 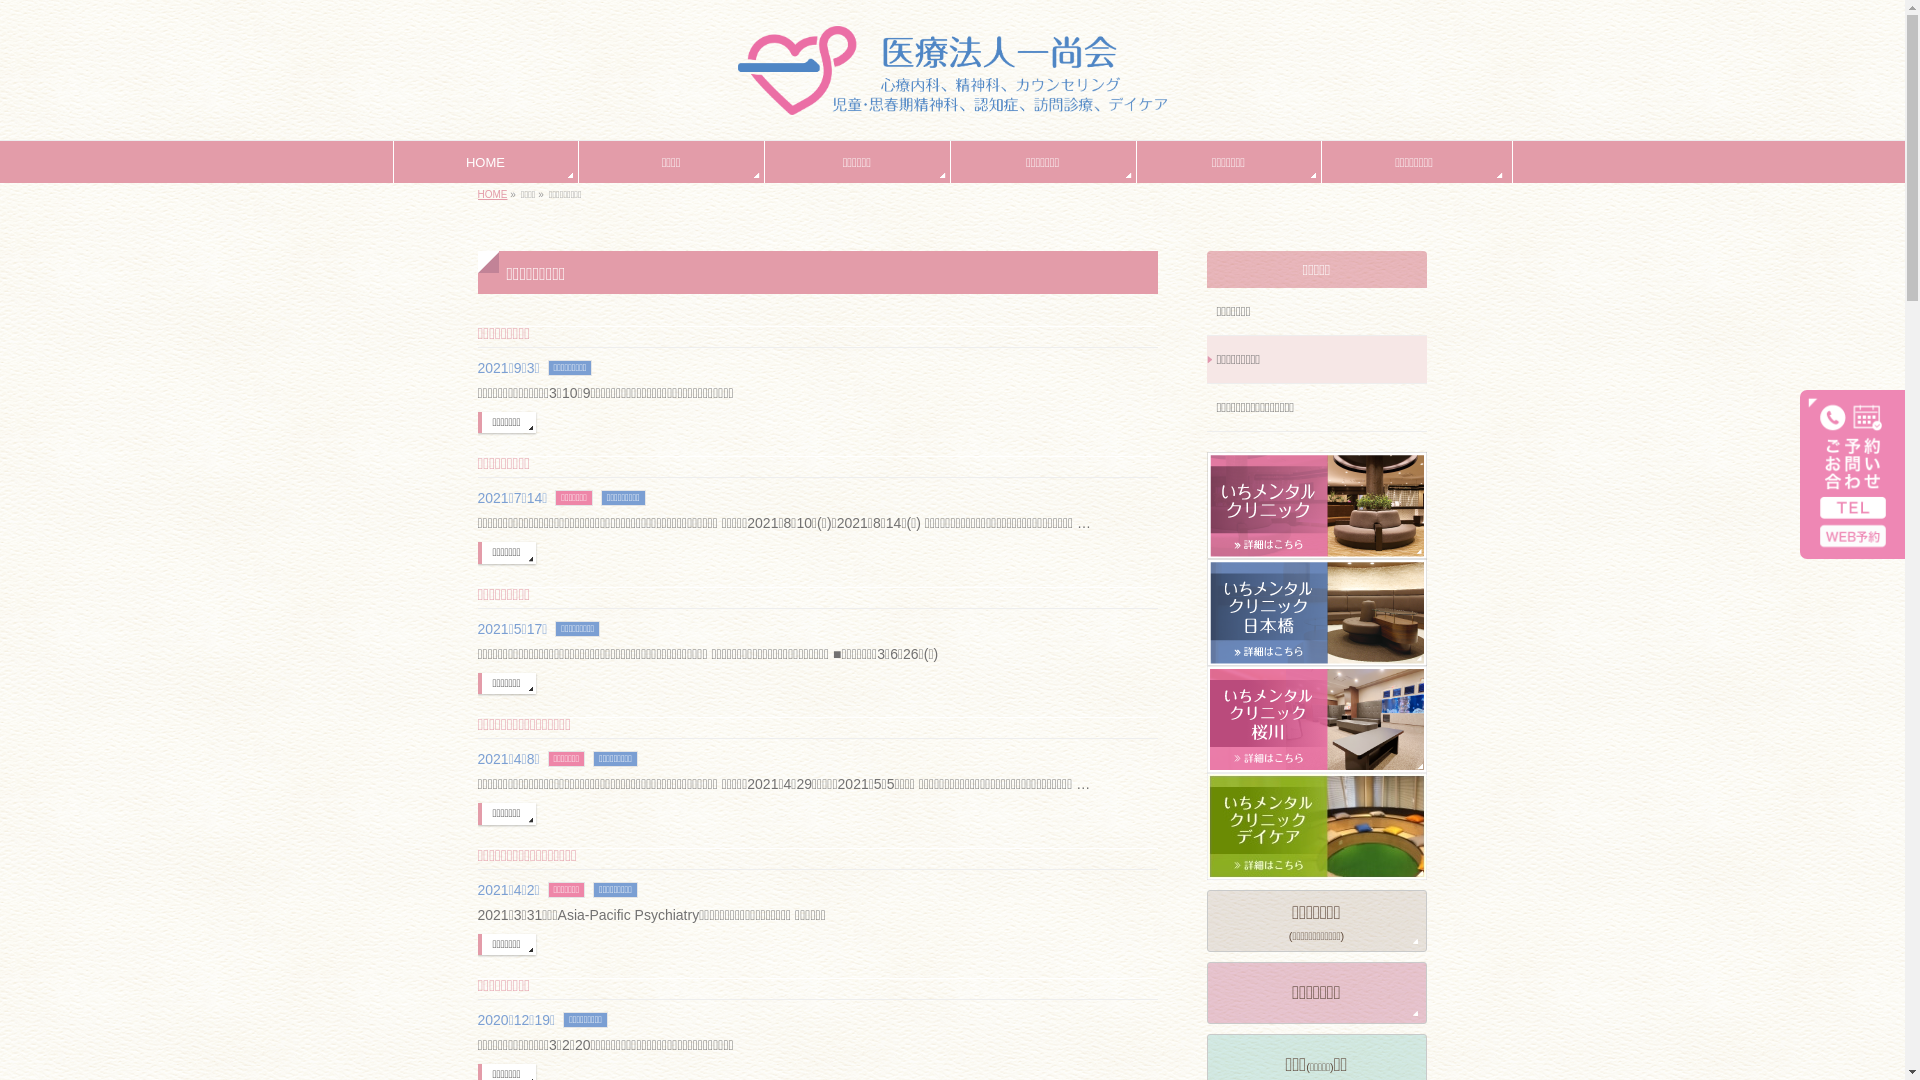 I want to click on 'HOME', so click(x=493, y=194).